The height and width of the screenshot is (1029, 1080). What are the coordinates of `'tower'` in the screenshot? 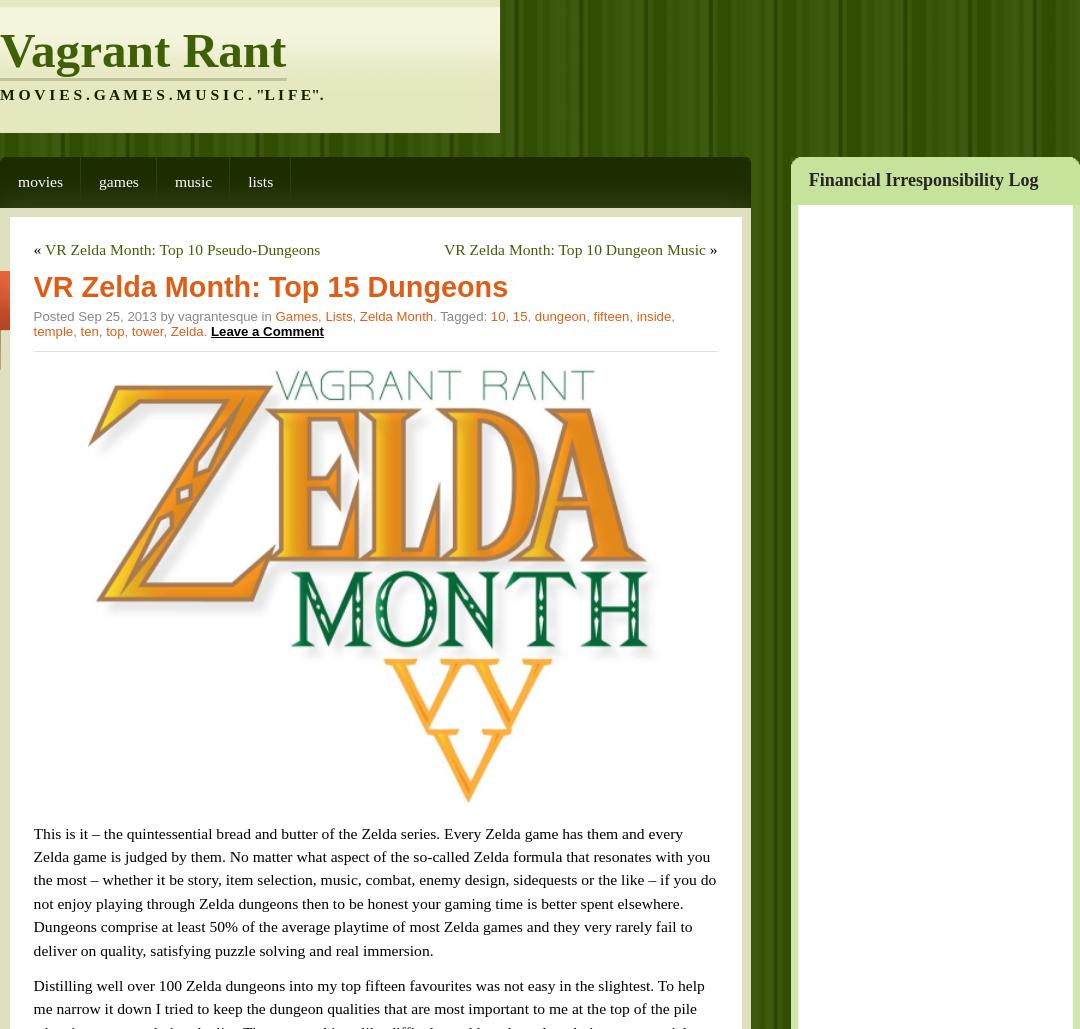 It's located at (122, 274).